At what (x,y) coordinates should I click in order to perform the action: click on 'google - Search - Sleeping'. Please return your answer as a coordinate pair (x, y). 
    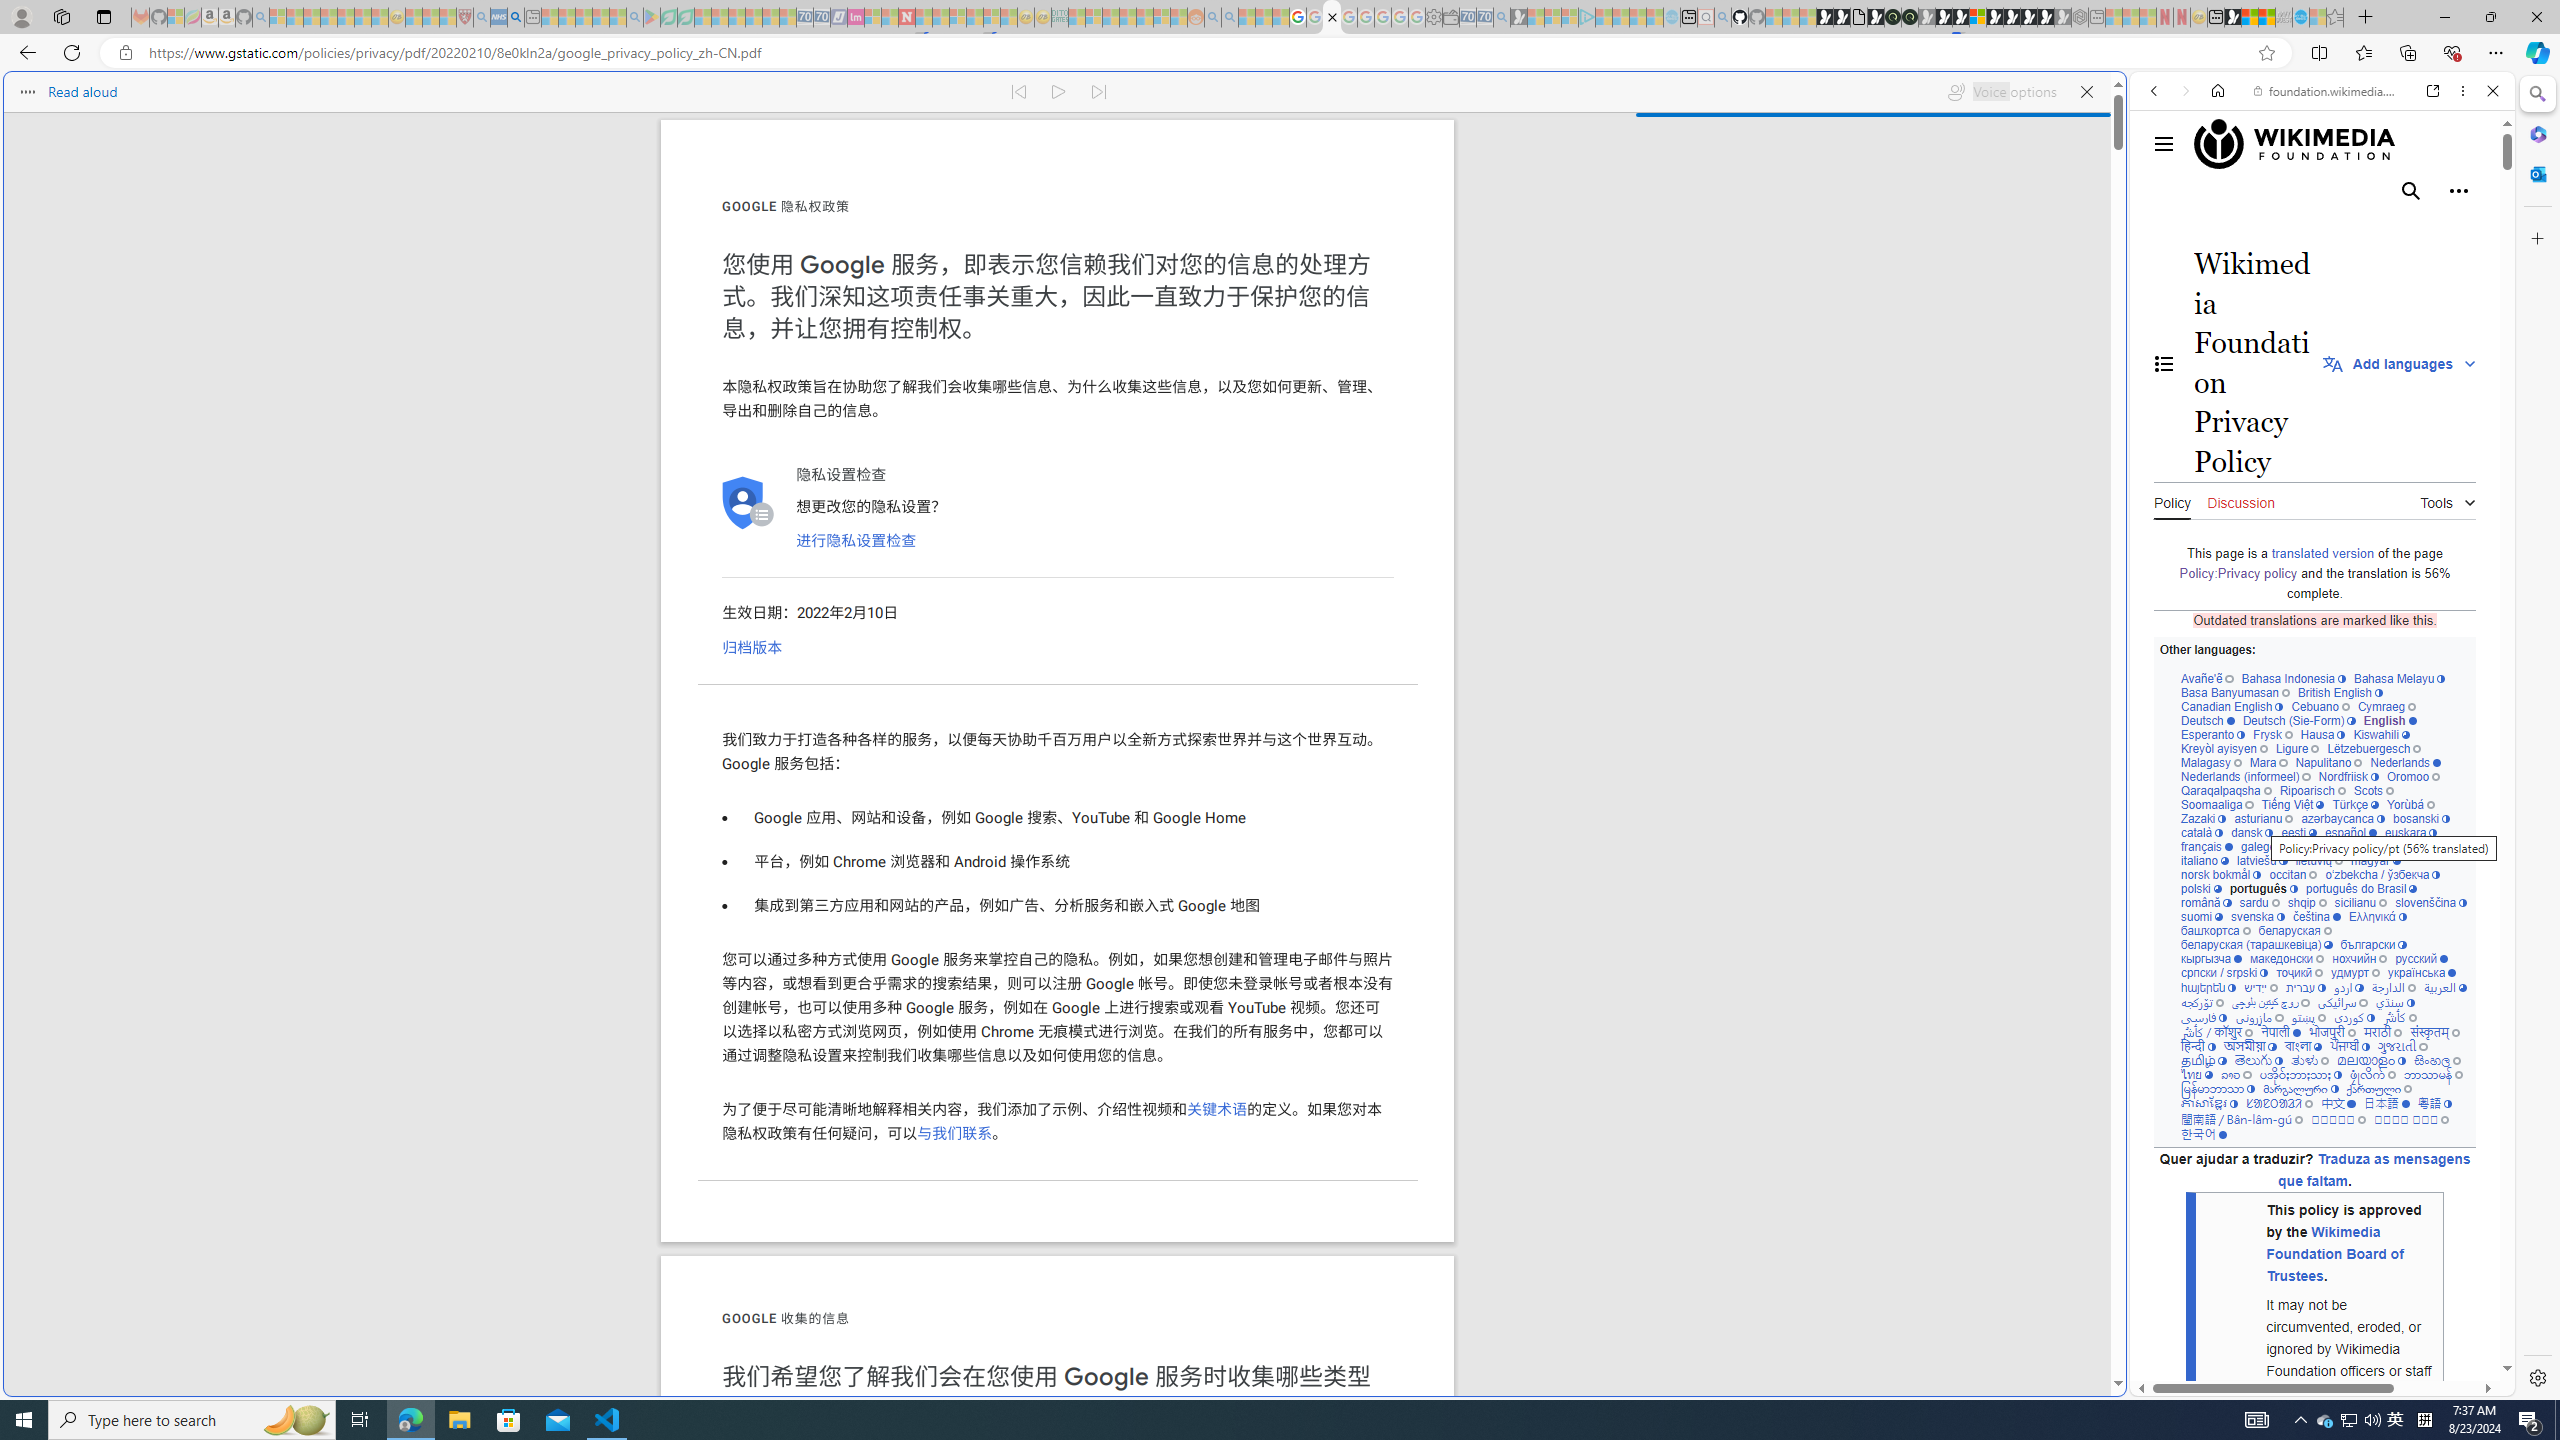
    Looking at the image, I should click on (633, 16).